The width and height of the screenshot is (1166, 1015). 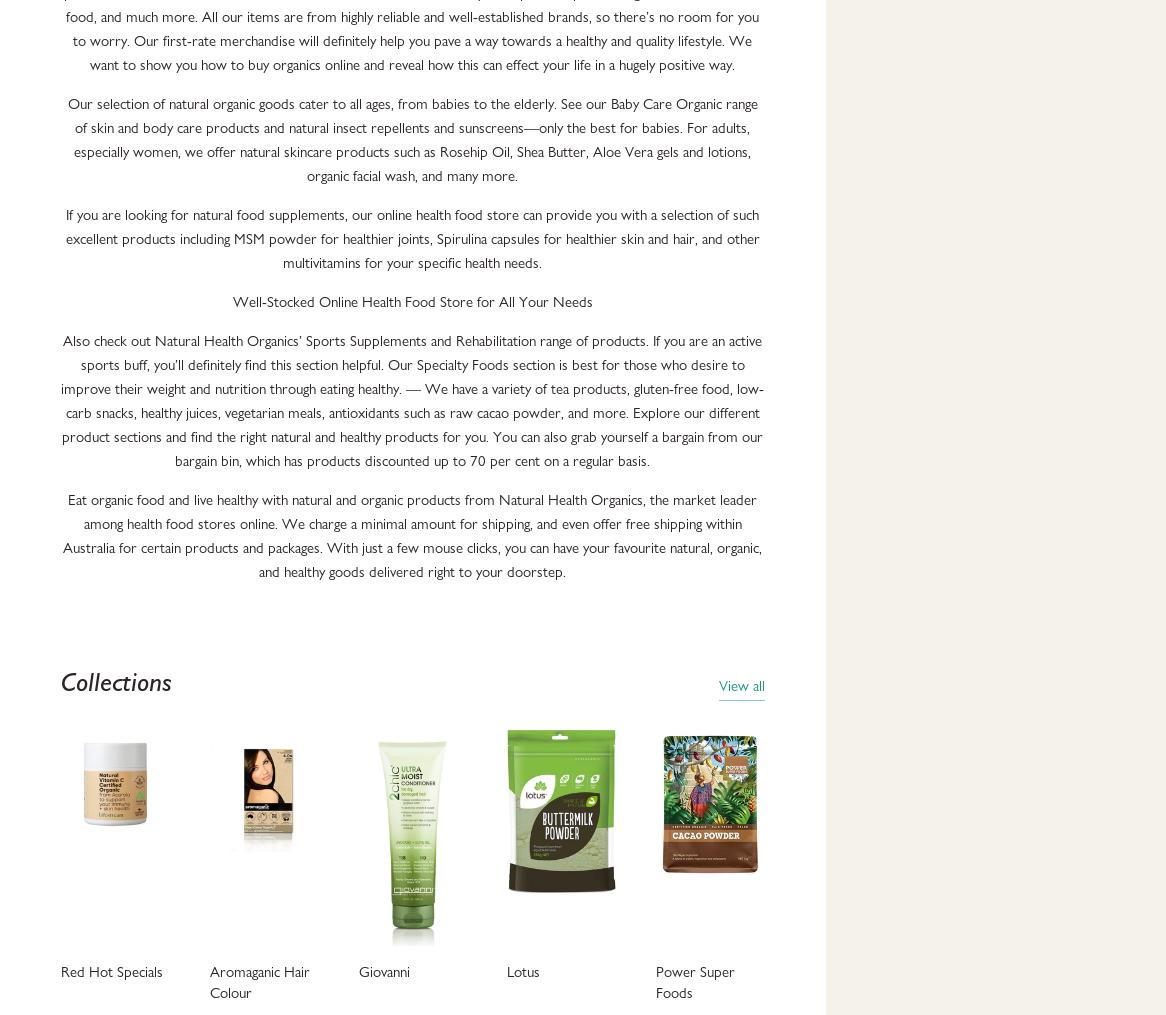 What do you see at coordinates (718, 686) in the screenshot?
I see `'View all'` at bounding box center [718, 686].